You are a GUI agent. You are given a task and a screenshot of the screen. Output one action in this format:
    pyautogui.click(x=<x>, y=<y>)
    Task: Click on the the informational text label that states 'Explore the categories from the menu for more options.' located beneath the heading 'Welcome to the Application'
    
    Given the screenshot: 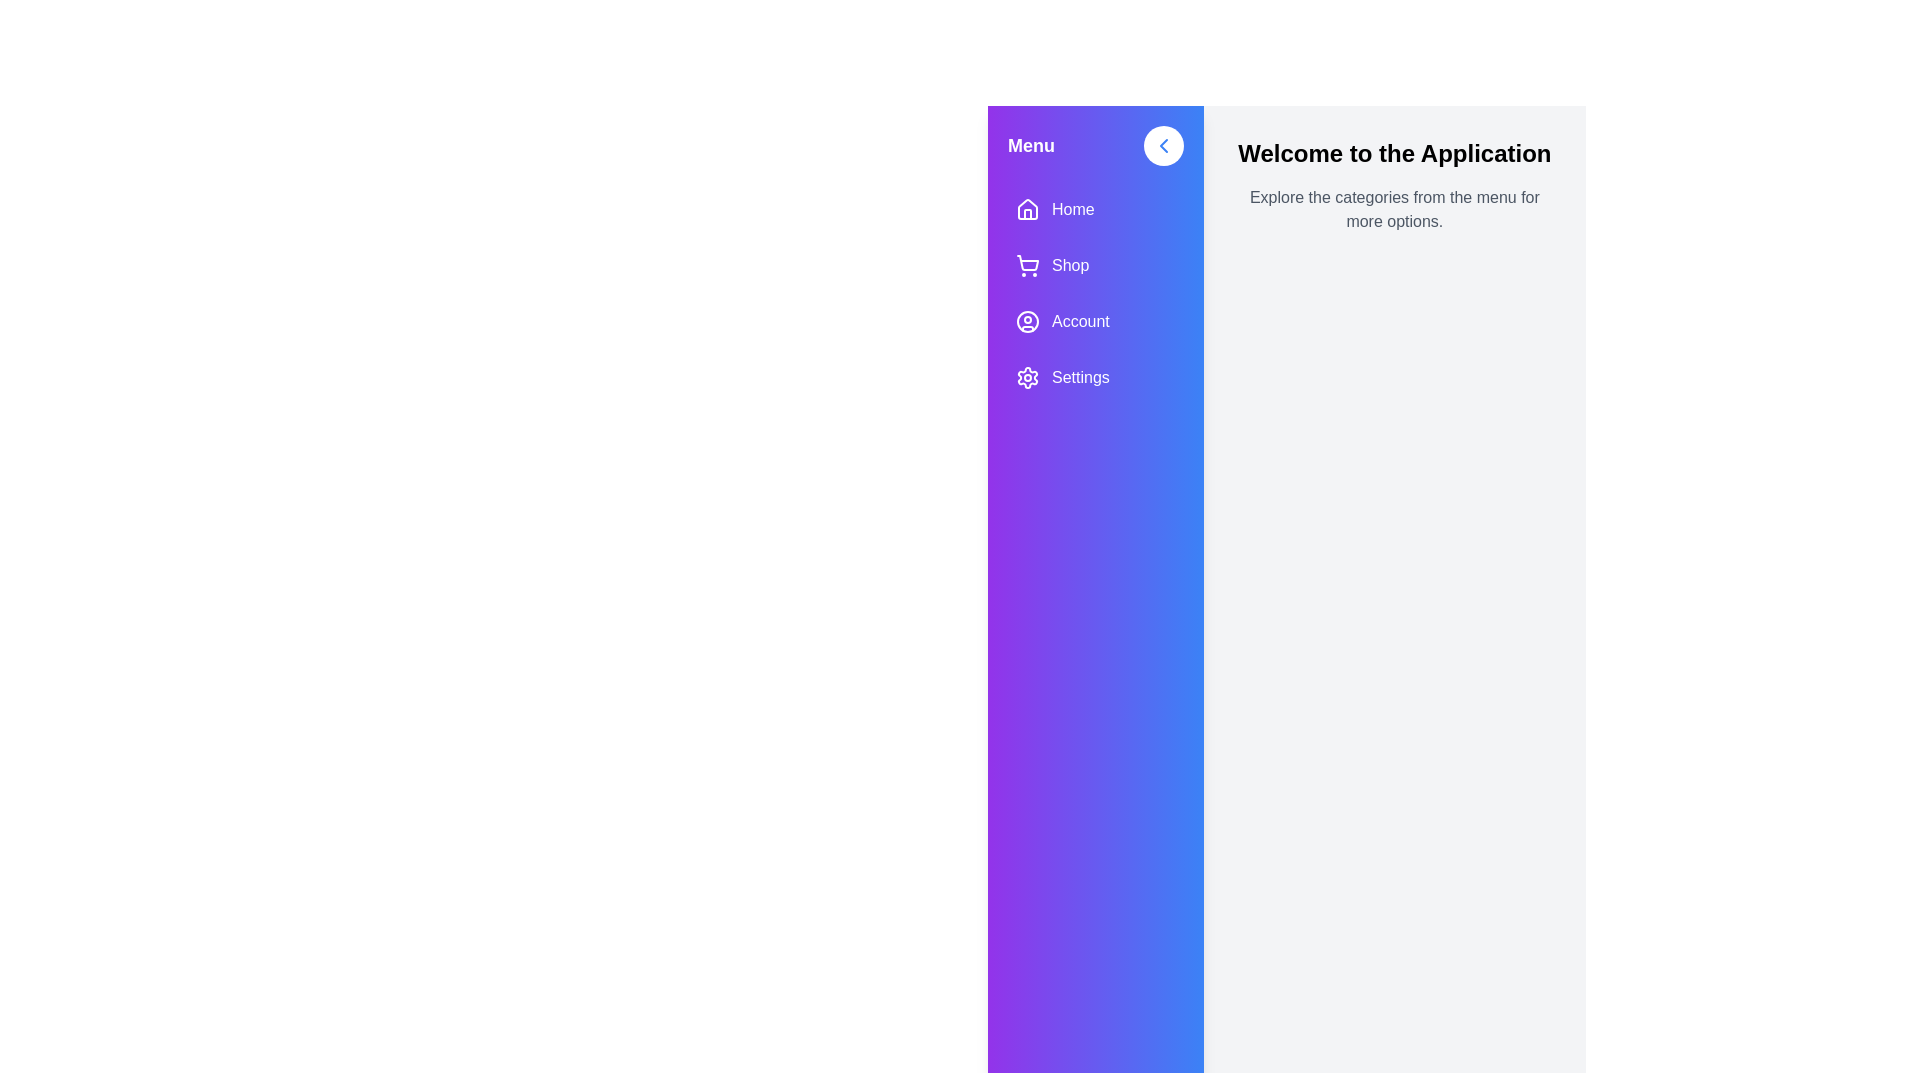 What is the action you would take?
    pyautogui.click(x=1393, y=209)
    